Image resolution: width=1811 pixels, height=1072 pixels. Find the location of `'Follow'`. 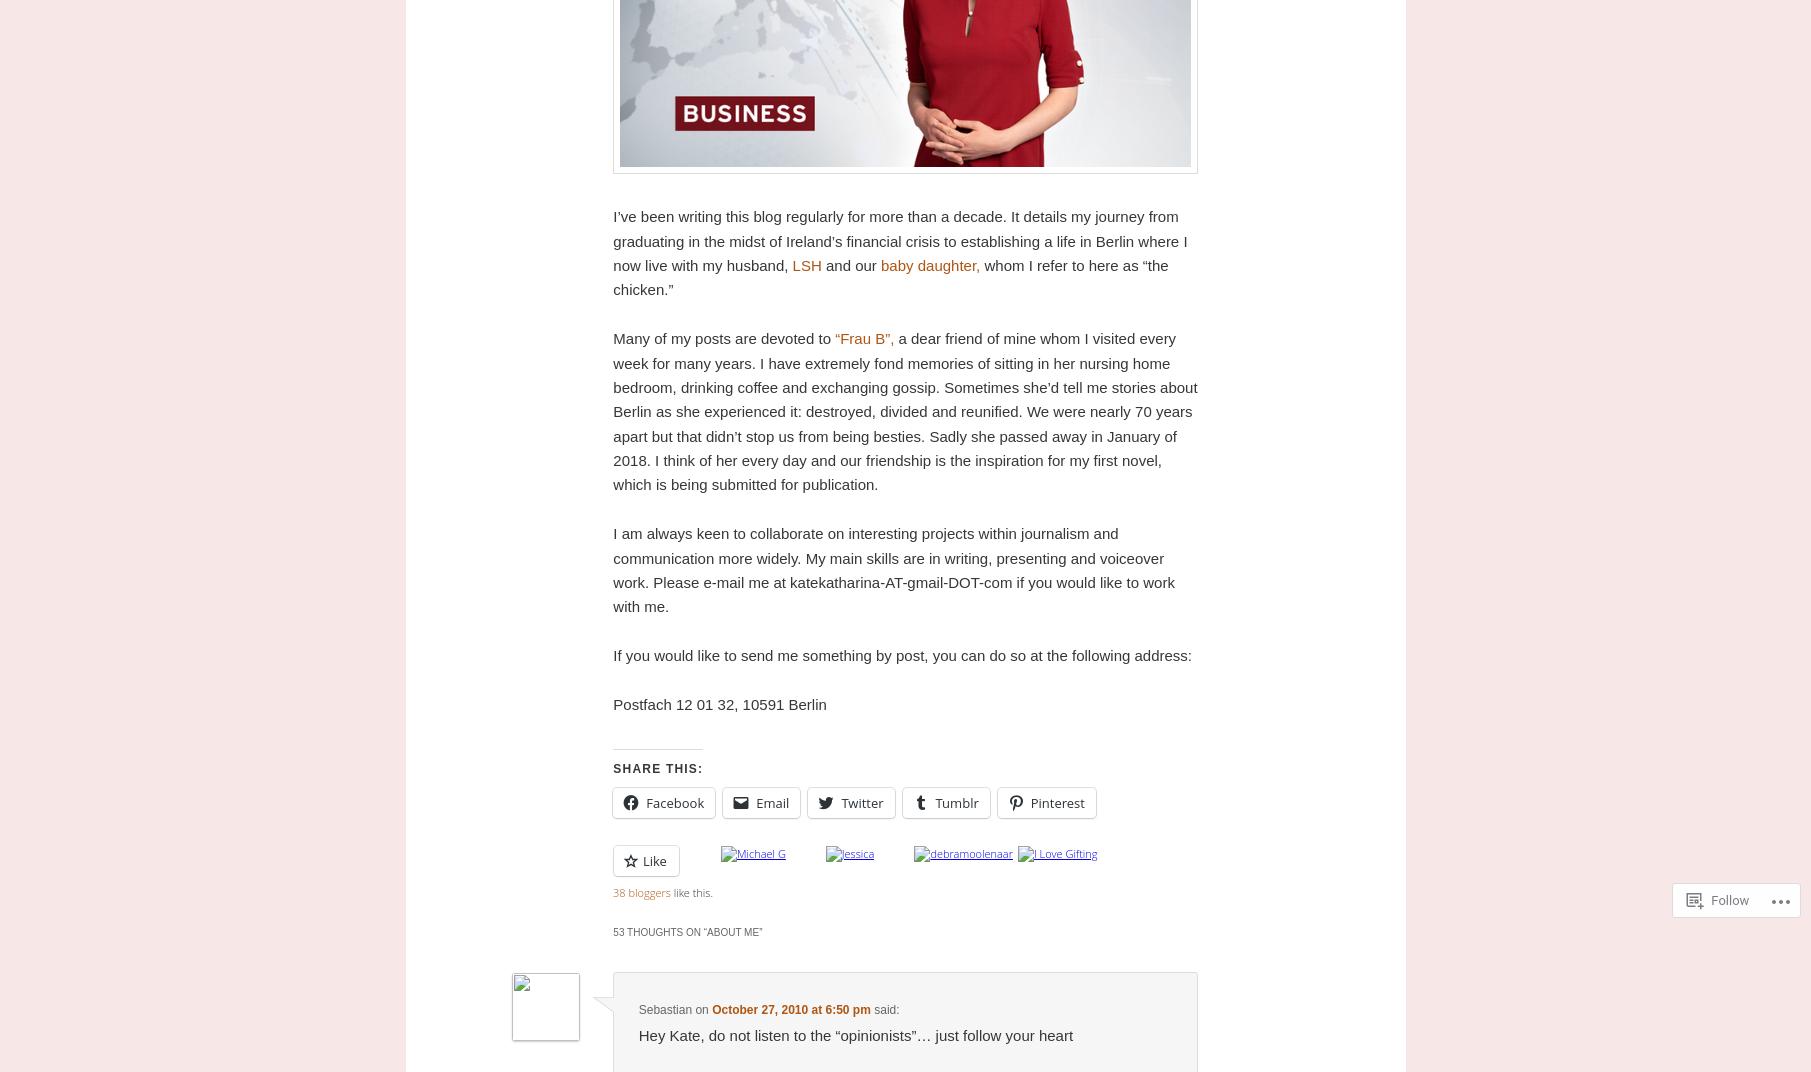

'Follow' is located at coordinates (1729, 900).